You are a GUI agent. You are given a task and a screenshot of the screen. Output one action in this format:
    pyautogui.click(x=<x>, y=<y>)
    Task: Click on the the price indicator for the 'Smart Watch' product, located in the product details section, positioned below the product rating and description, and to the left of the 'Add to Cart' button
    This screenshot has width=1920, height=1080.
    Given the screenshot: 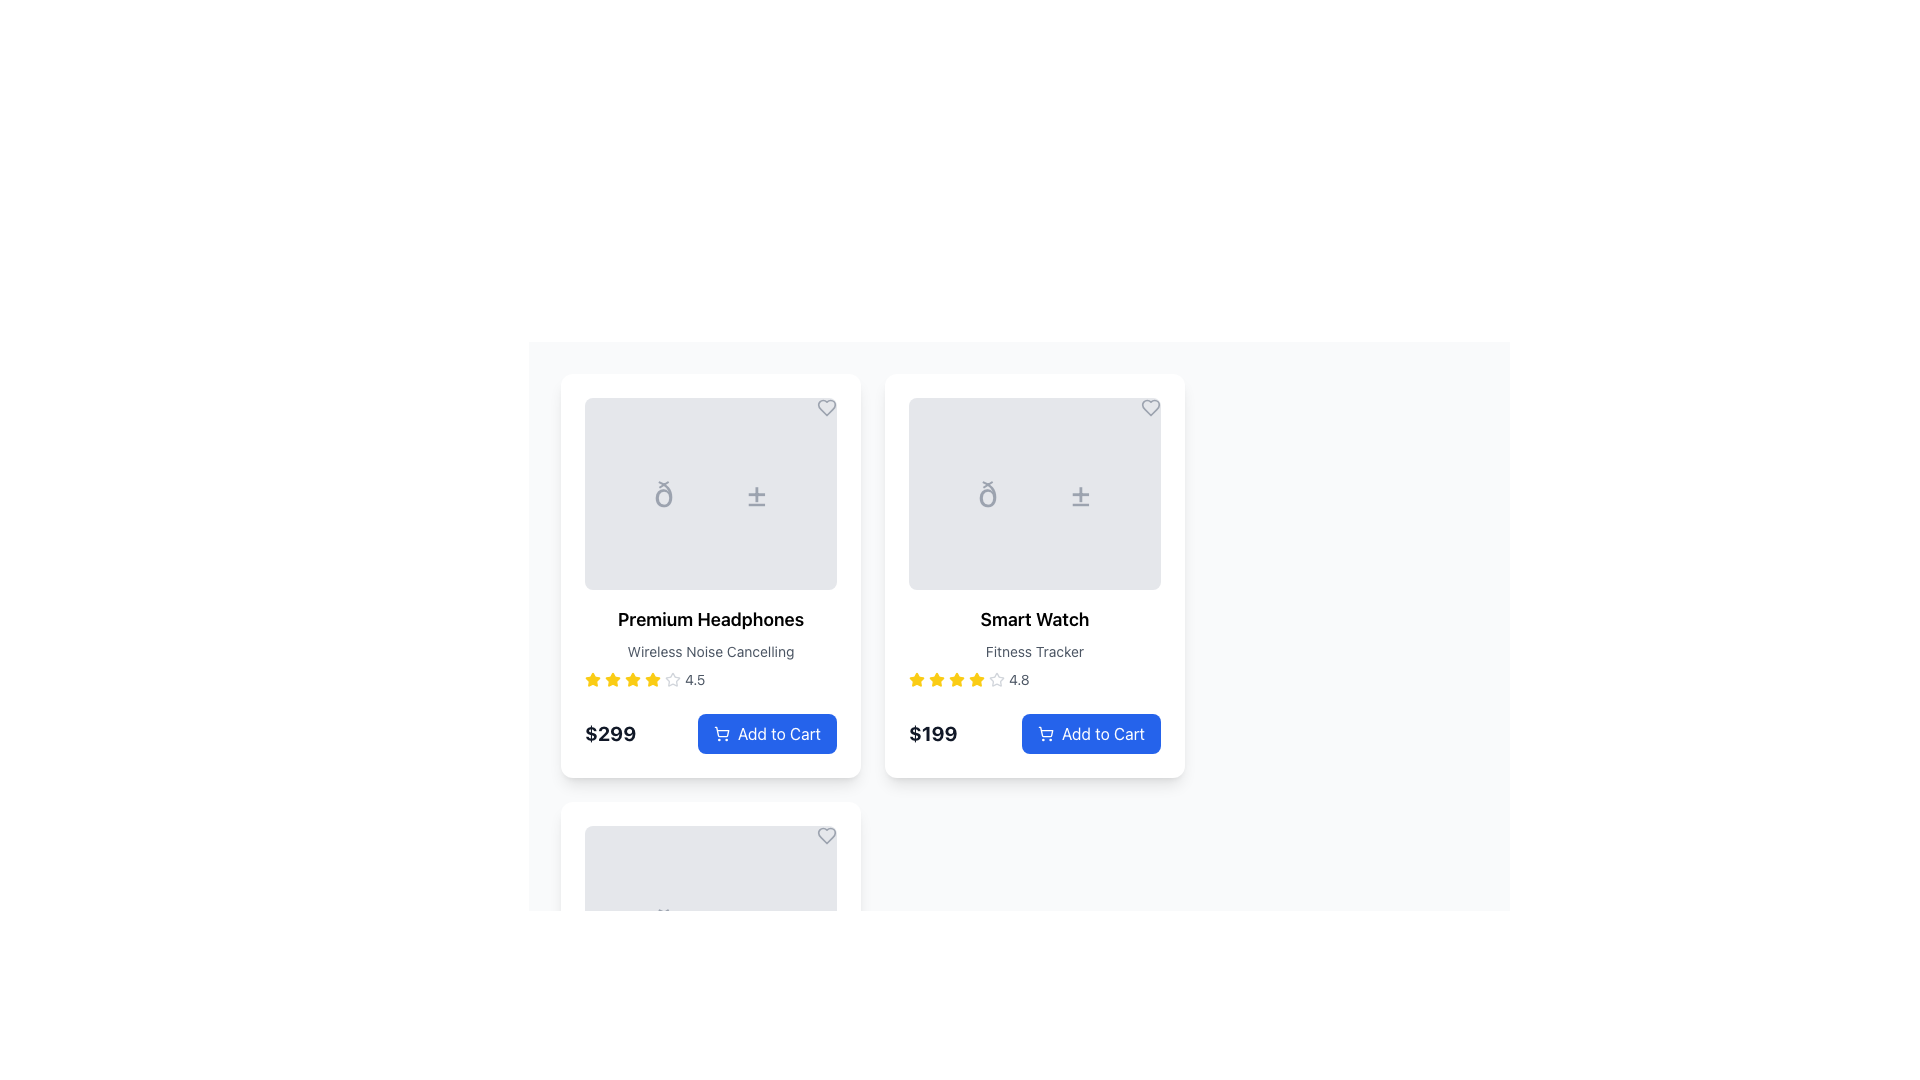 What is the action you would take?
    pyautogui.click(x=932, y=733)
    